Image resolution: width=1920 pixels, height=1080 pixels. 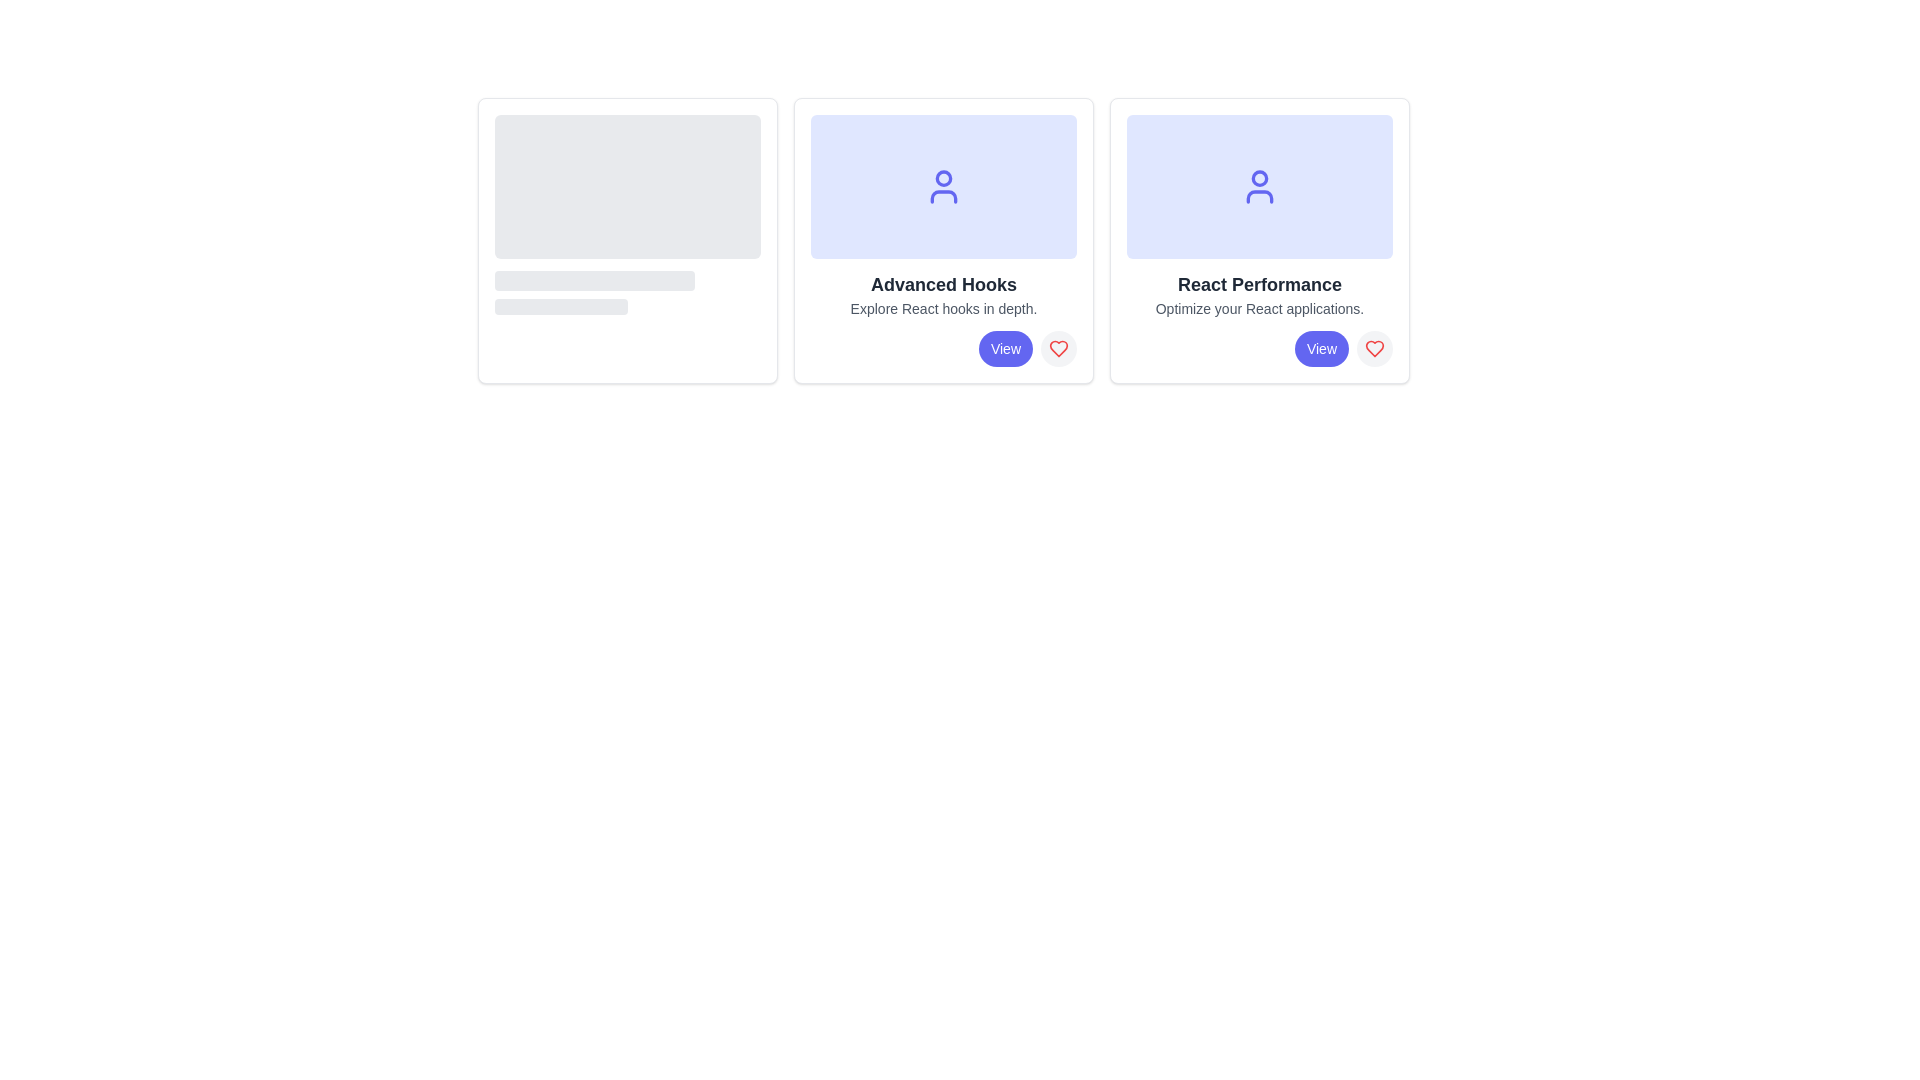 I want to click on the Placeholder Card located in the top-left corner of a grid layout, which features a white background, rounded corners, and a gray placeholder image area, so click(x=627, y=239).